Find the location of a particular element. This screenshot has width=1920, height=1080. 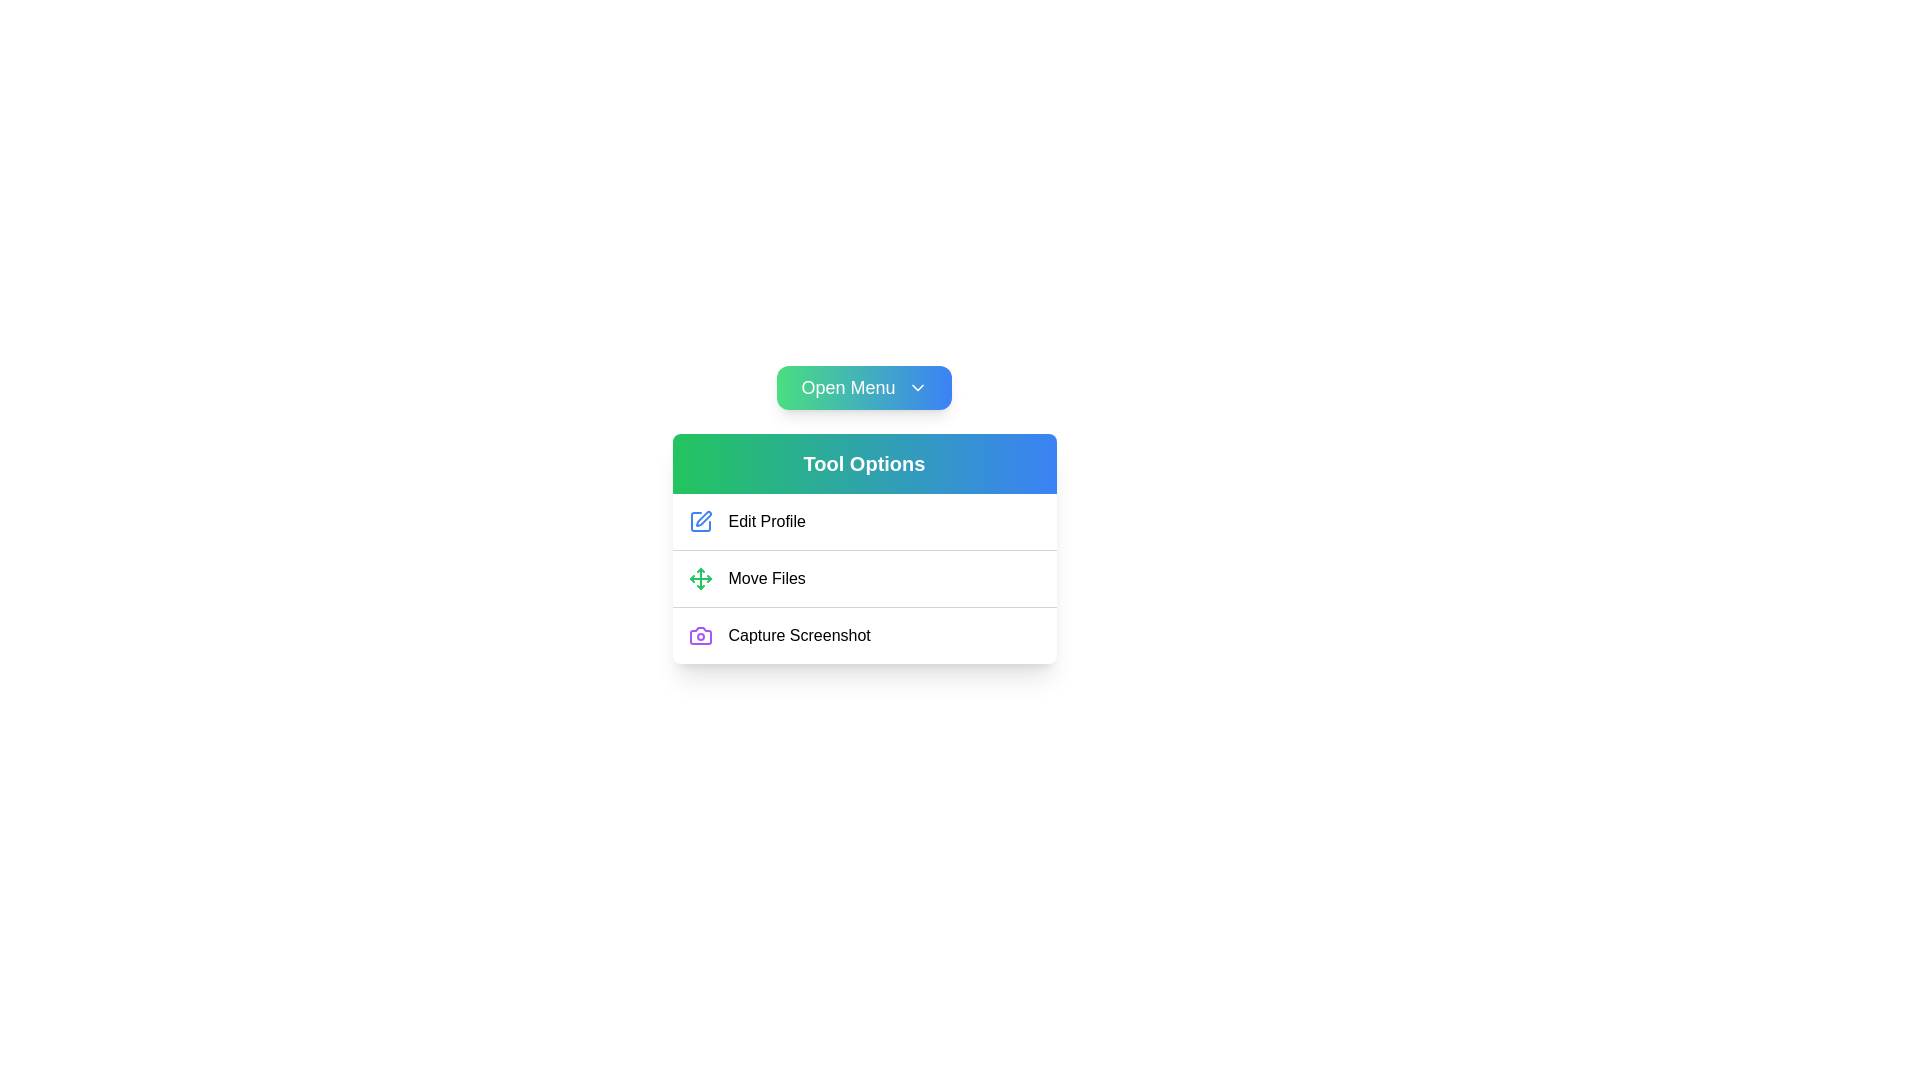

the downward-pointing chevron icon within the 'Open Menu' button, which is styled with a white stroke and rounded corners, located on the right side of the button's text is located at coordinates (916, 388).